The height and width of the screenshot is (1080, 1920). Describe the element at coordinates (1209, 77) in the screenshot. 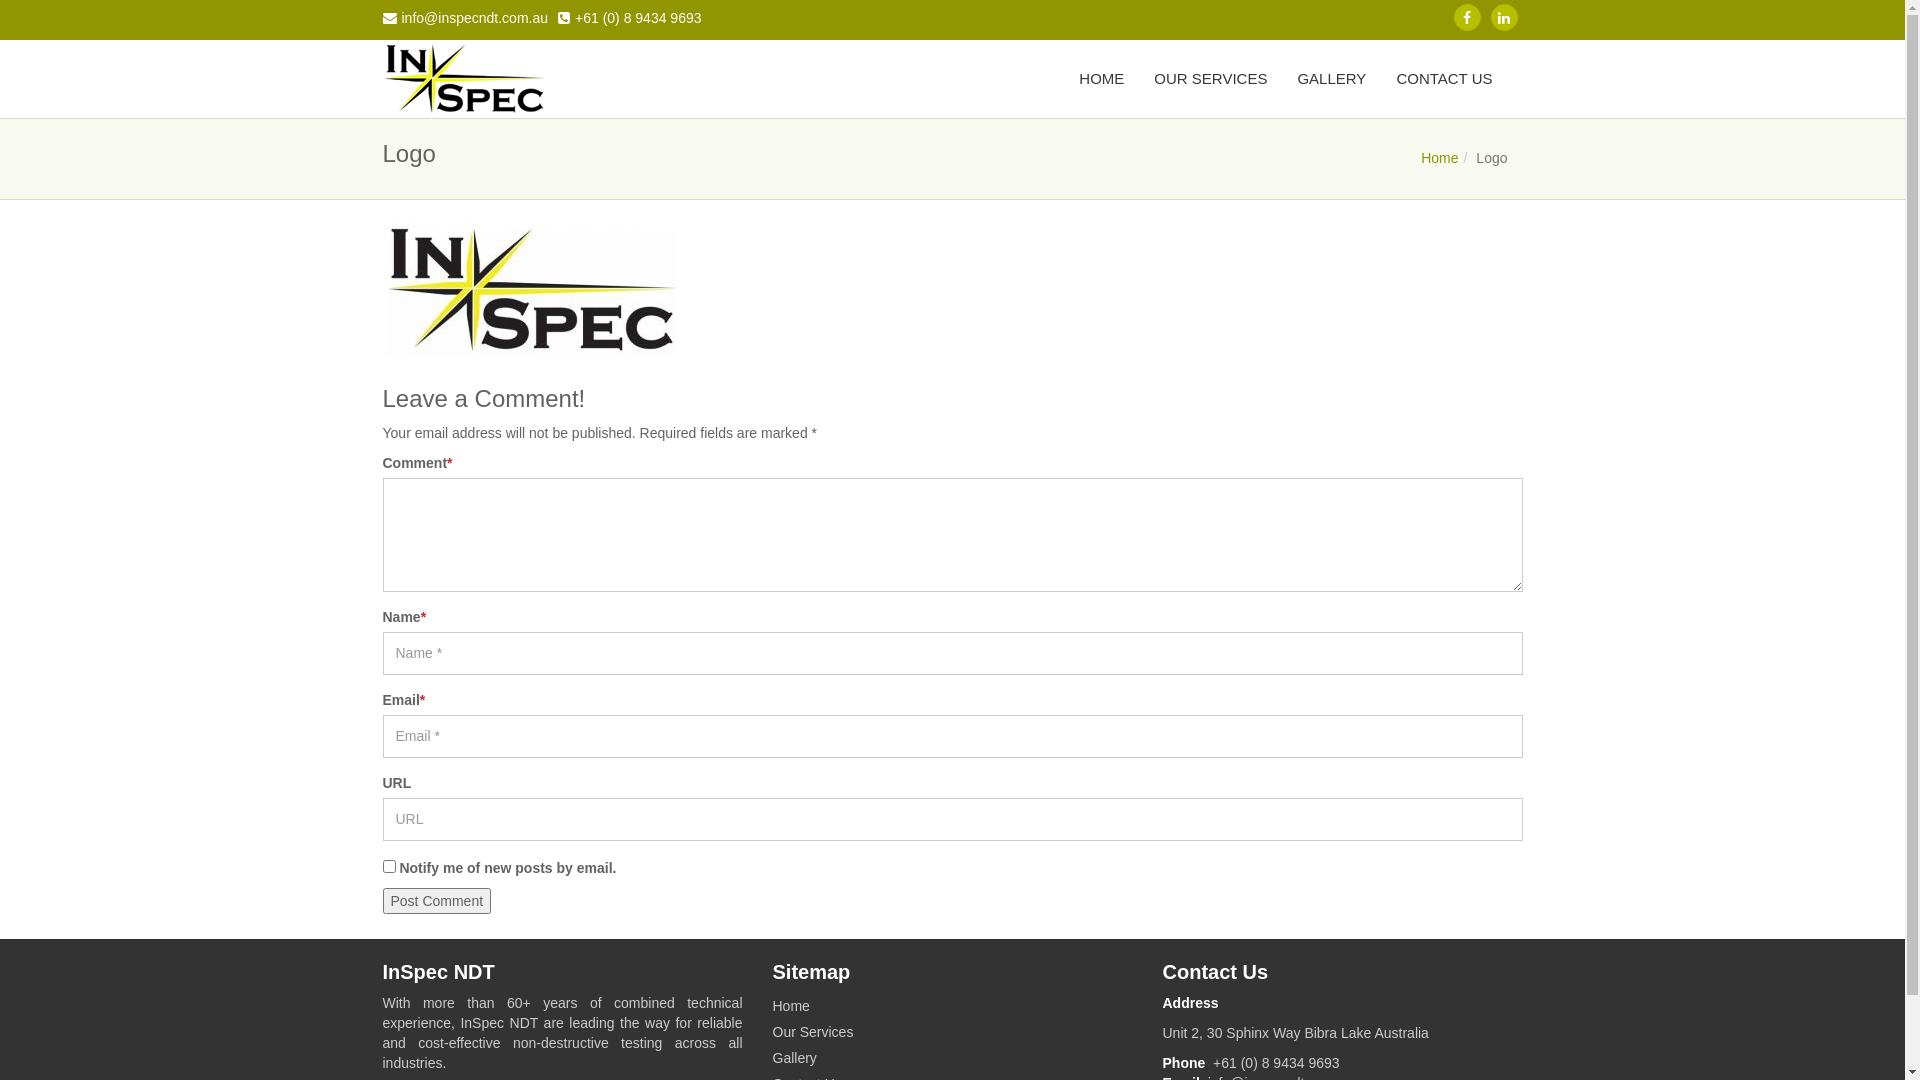

I see `'OUR SERVICES'` at that location.